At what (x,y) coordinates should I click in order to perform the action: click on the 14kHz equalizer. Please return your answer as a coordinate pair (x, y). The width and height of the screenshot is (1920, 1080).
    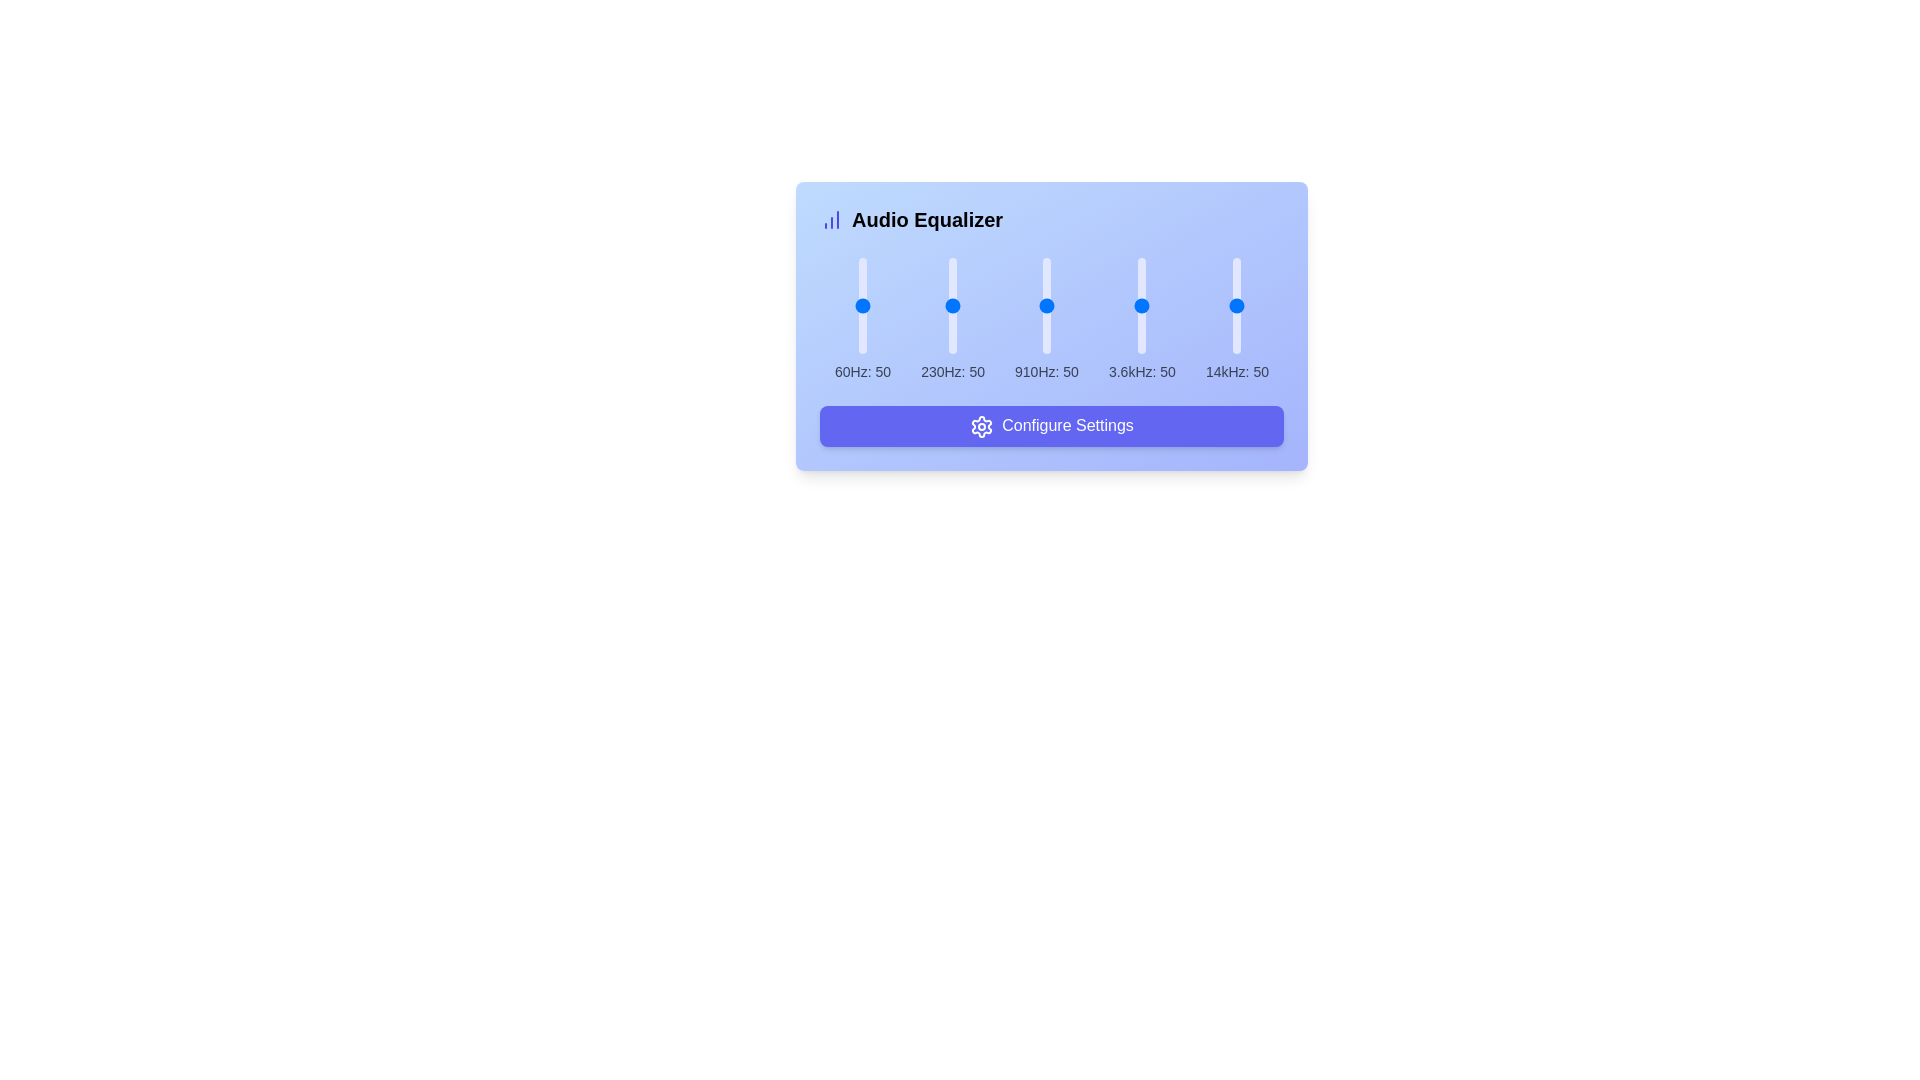
    Looking at the image, I should click on (1236, 292).